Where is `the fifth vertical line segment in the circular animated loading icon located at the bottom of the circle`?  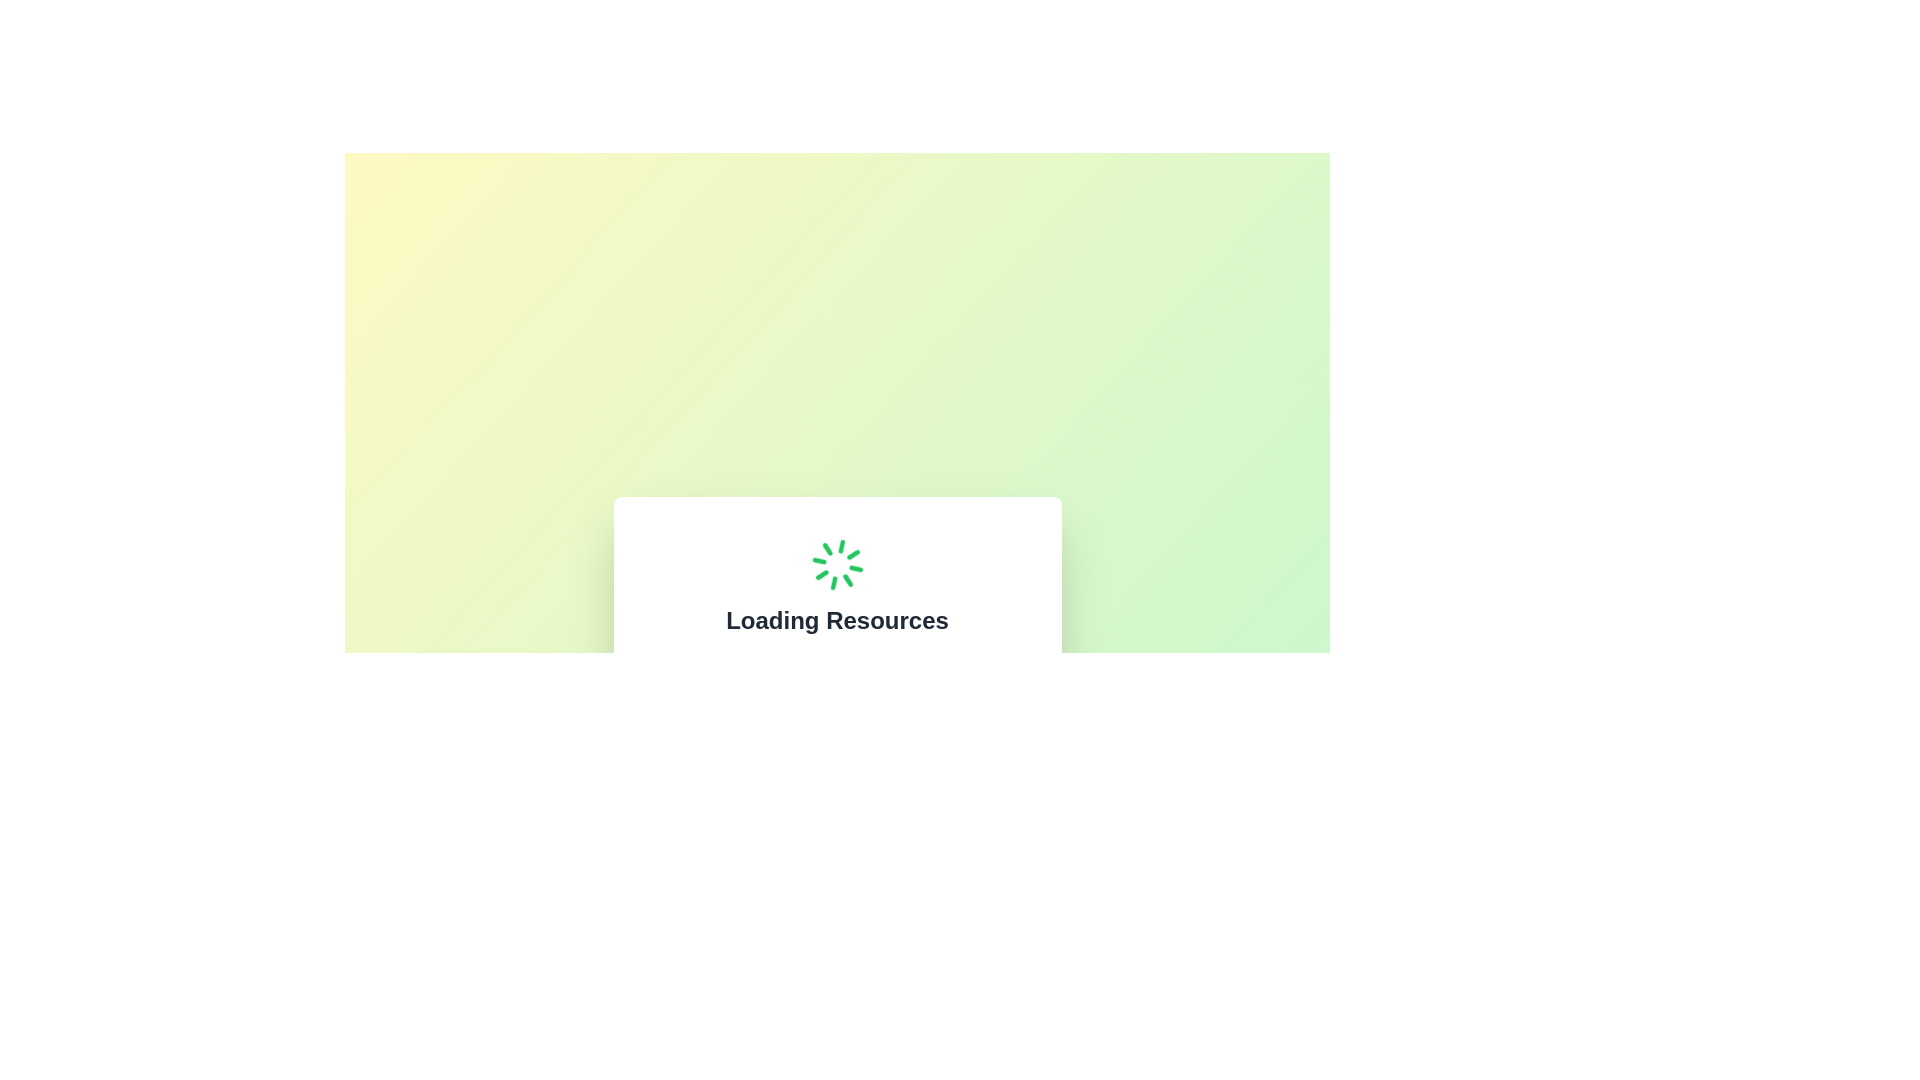
the fifth vertical line segment in the circular animated loading icon located at the bottom of the circle is located at coordinates (833, 546).